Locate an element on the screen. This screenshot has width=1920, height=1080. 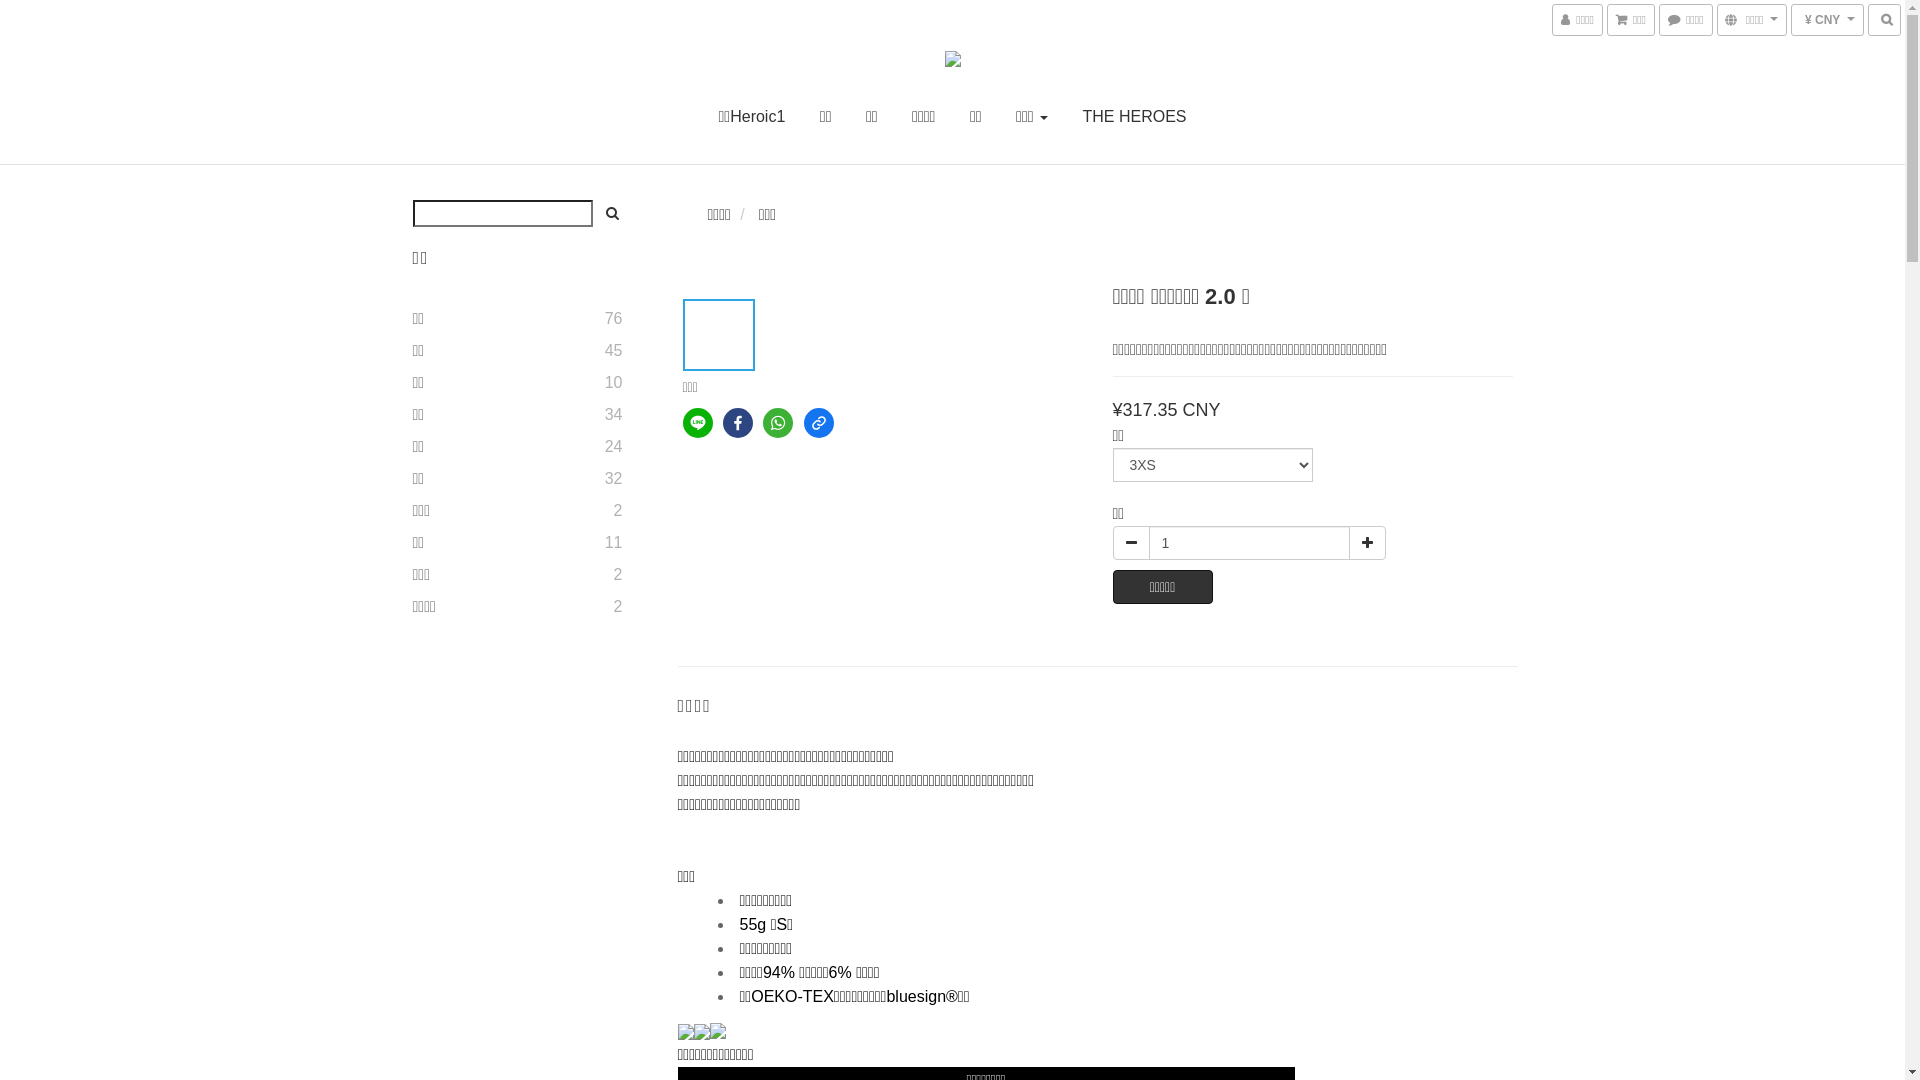
'whatsapp' is located at coordinates (776, 422).